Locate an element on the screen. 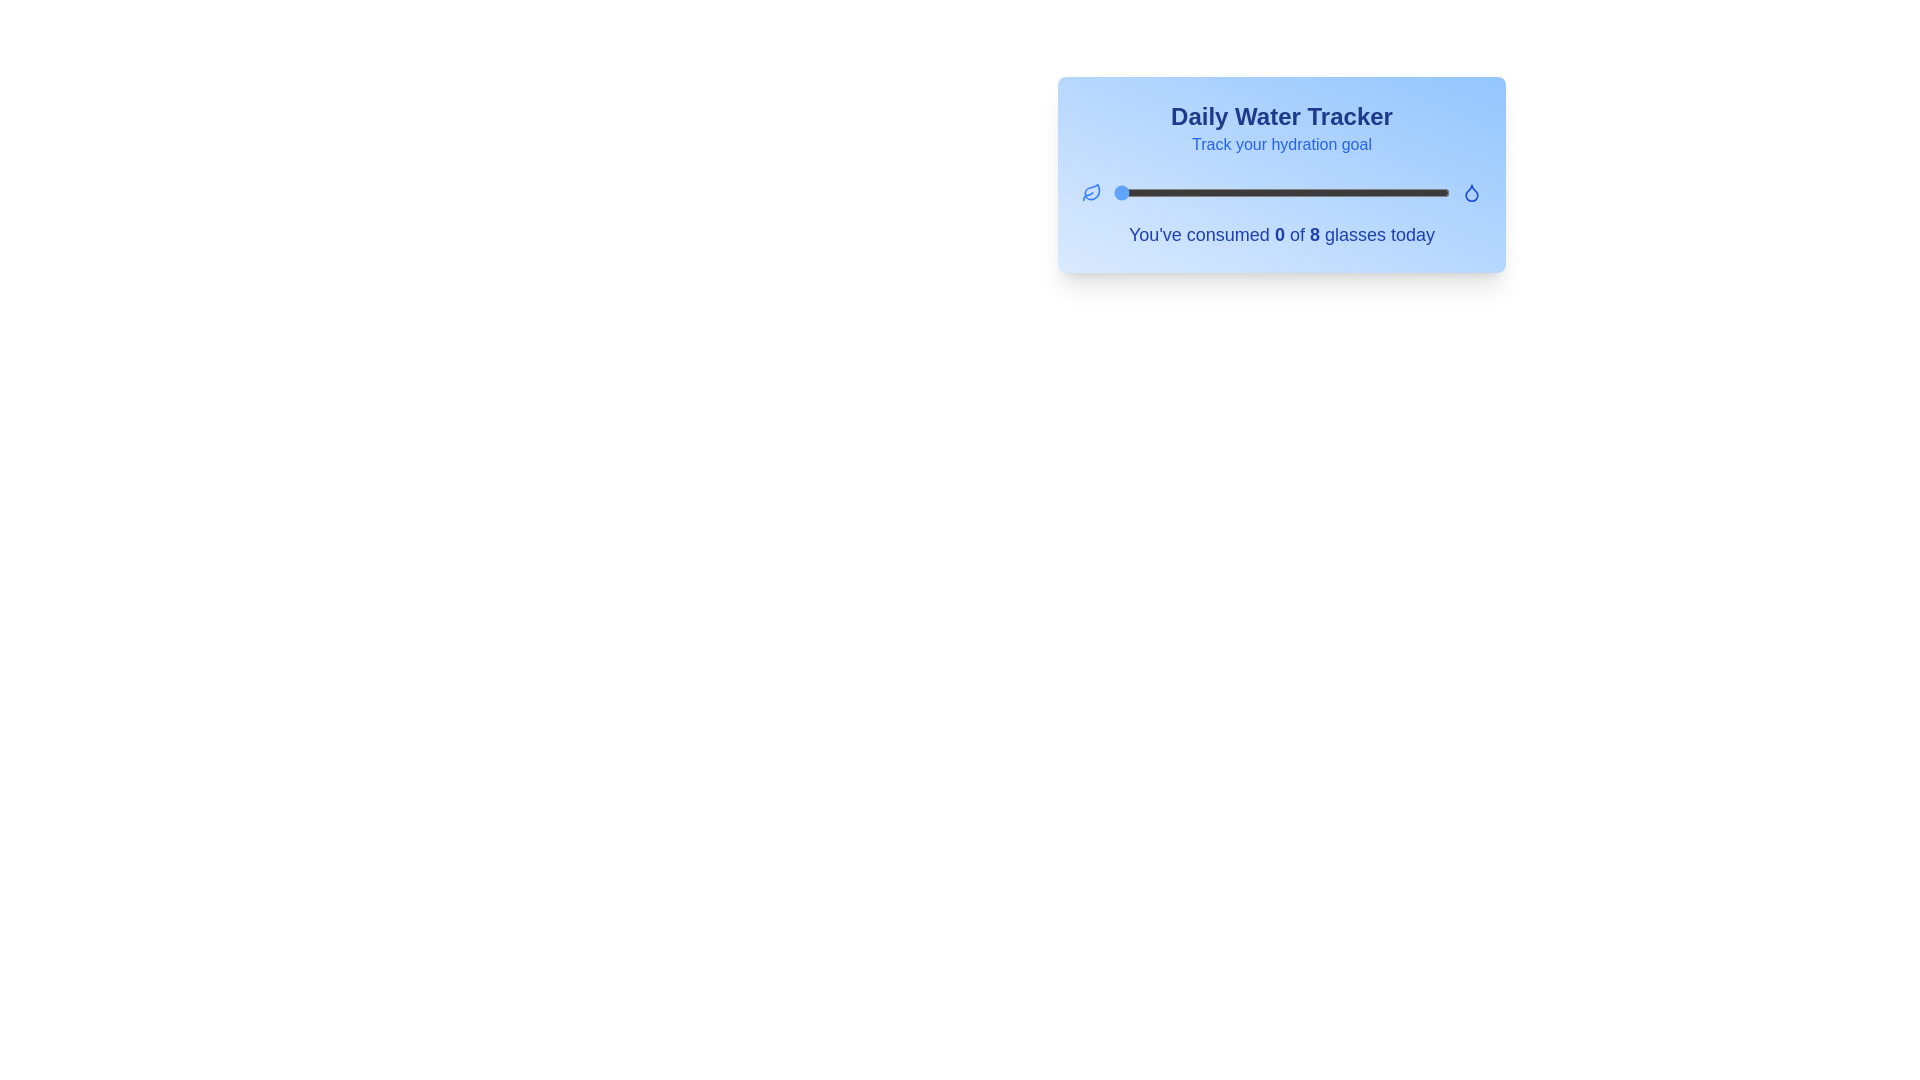 Image resolution: width=1920 pixels, height=1080 pixels. the water intake slider to set the water consumption to 2 glasses is located at coordinates (1198, 192).